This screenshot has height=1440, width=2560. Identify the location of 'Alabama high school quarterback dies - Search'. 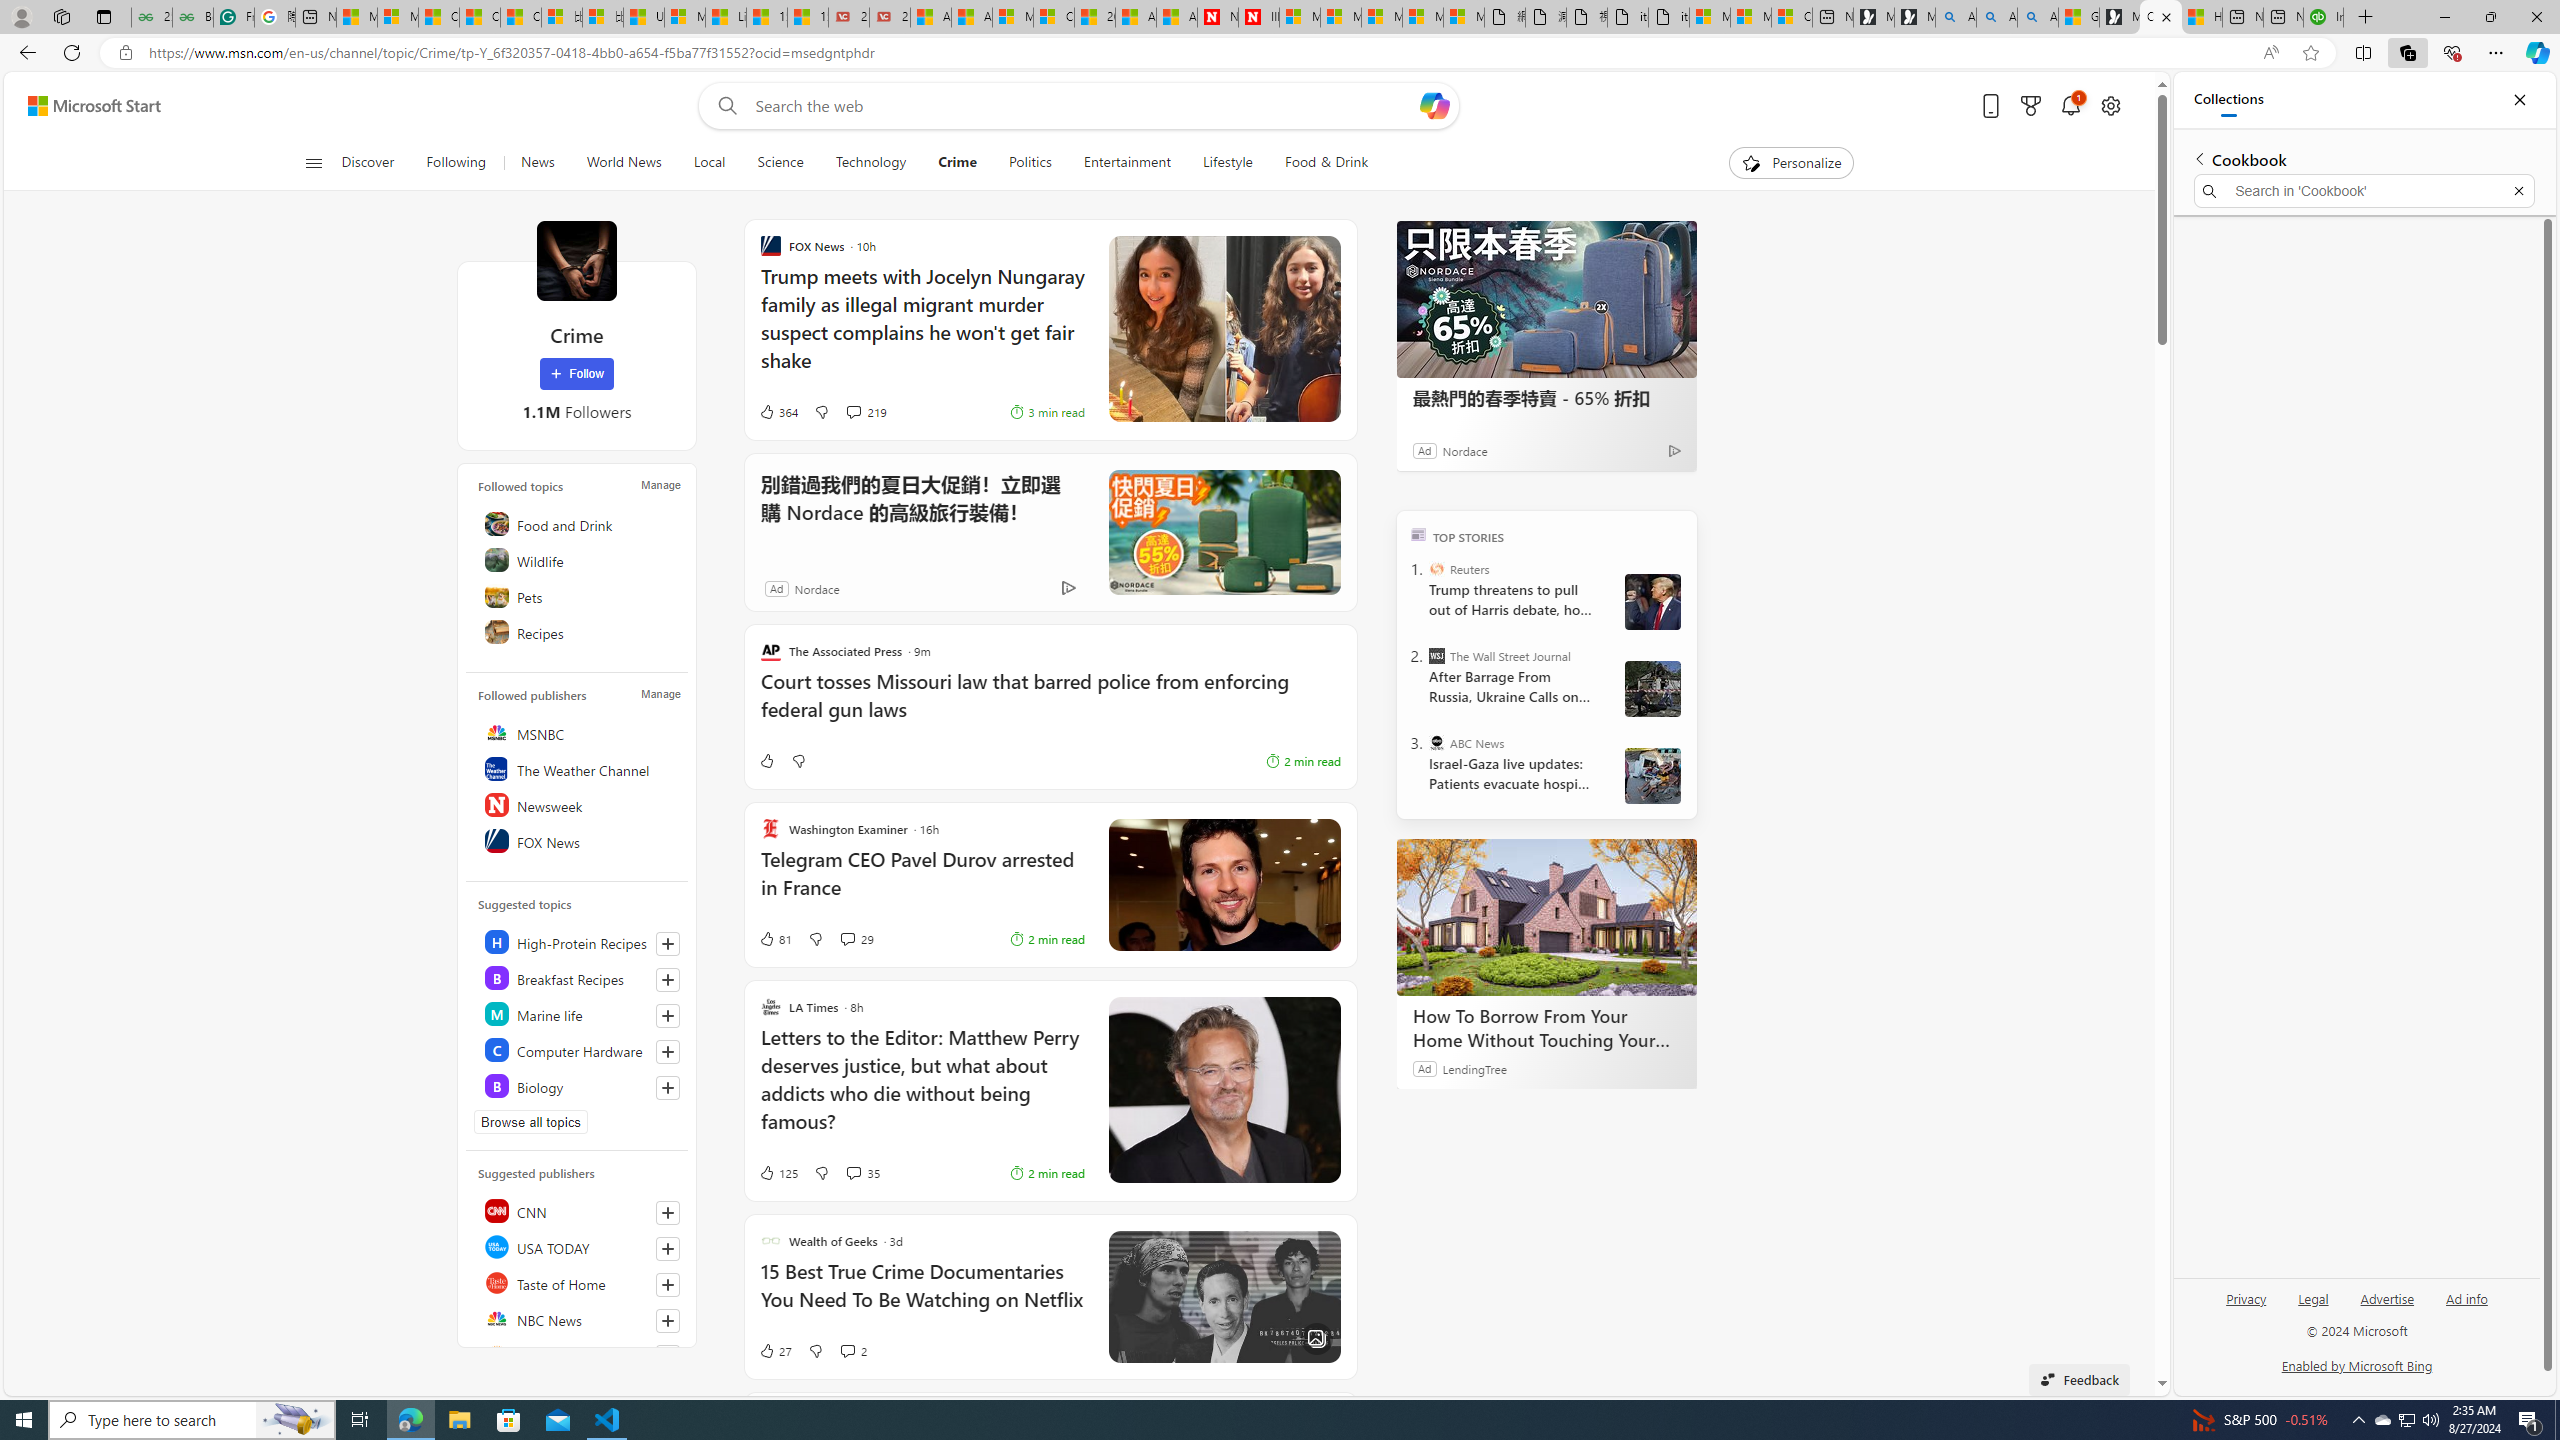
(1954, 16).